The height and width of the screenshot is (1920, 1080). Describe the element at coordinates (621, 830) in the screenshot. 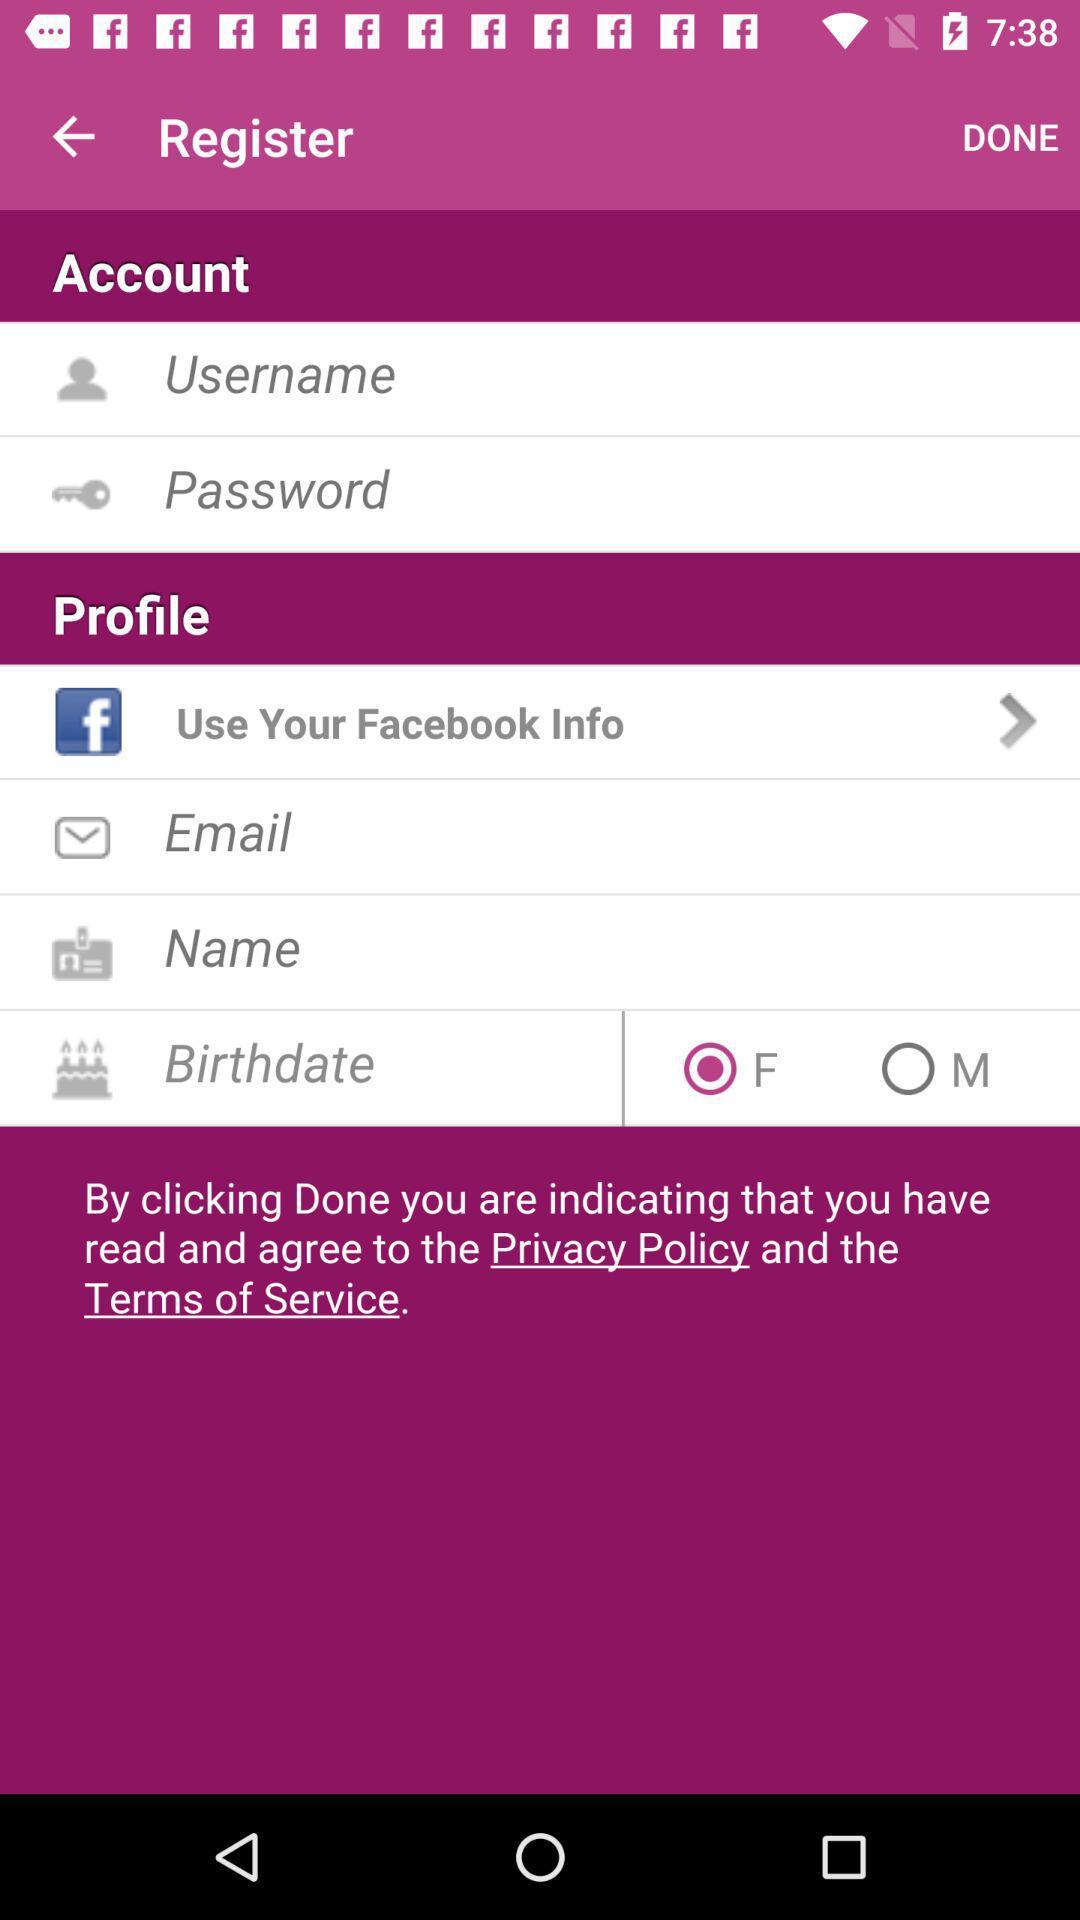

I see `opens text to input email address` at that location.